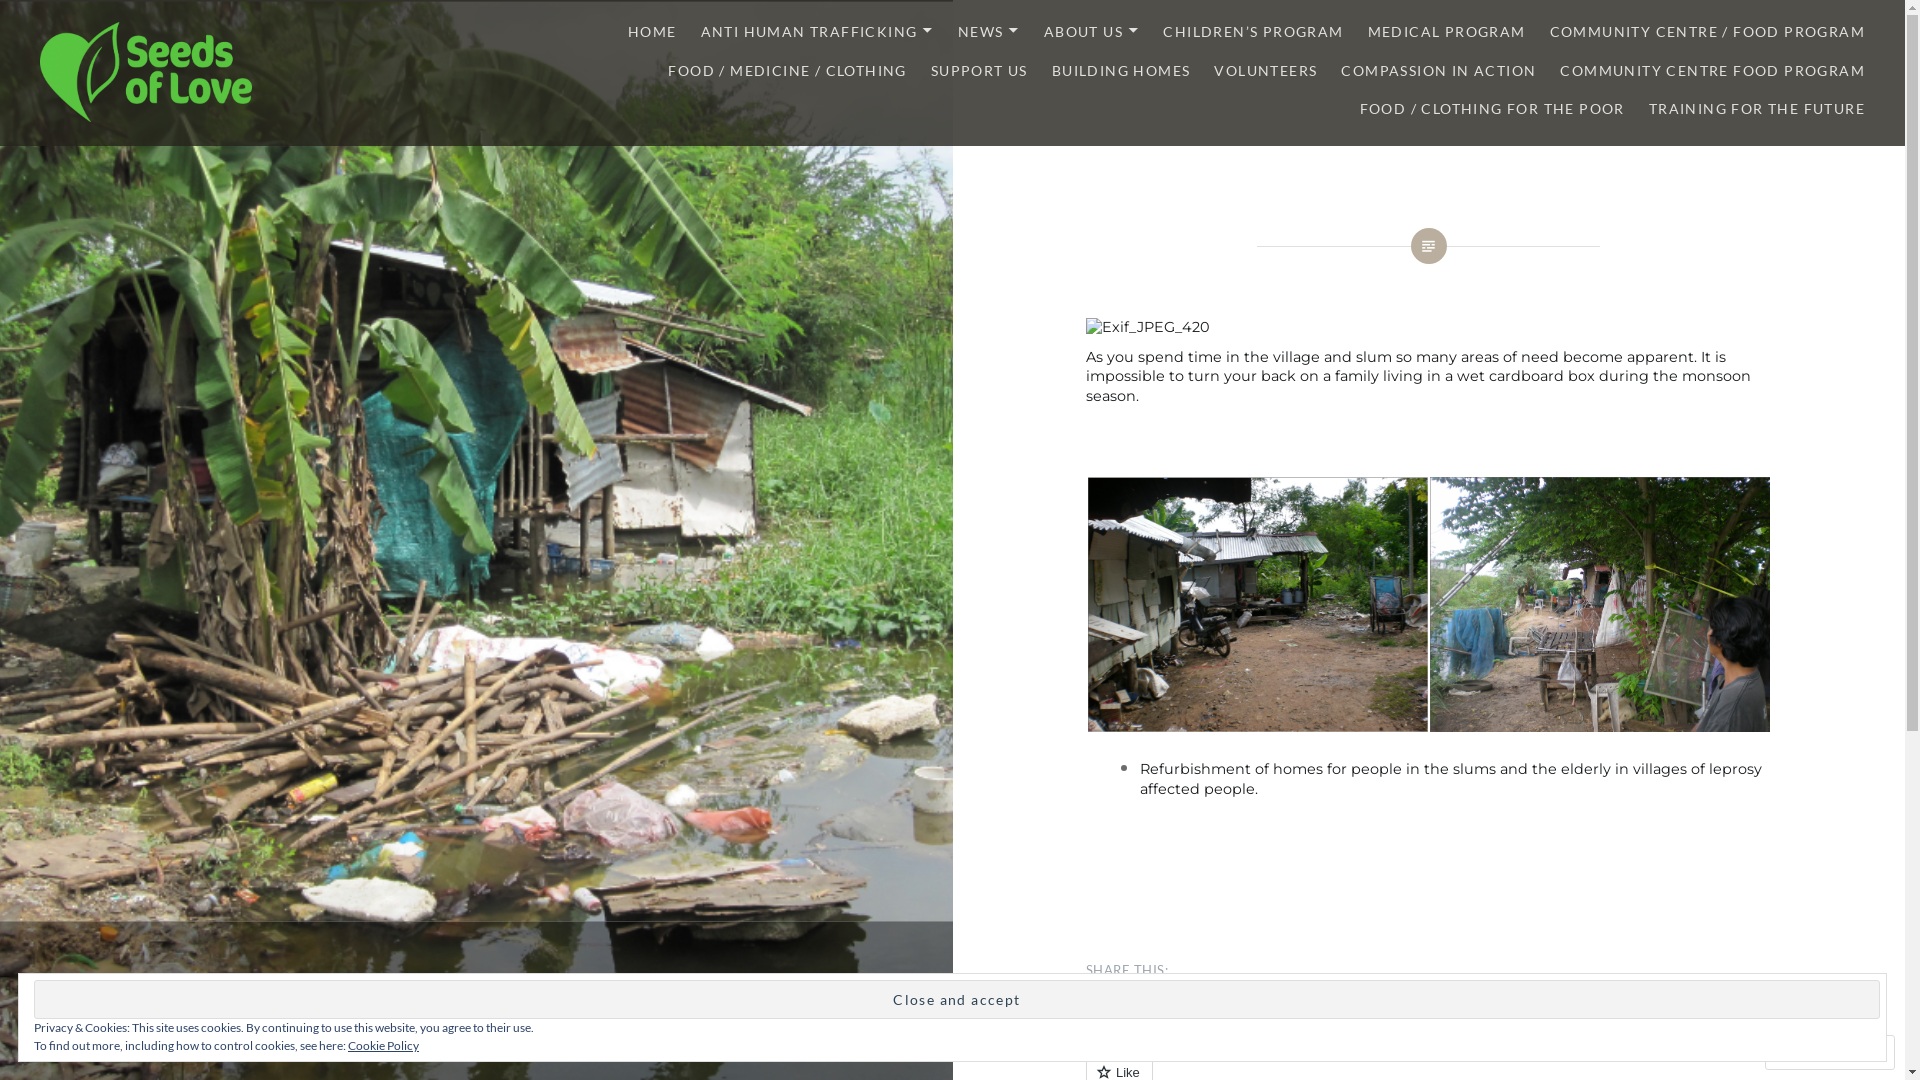 The height and width of the screenshot is (1080, 1920). I want to click on 'NEWS', so click(988, 32).